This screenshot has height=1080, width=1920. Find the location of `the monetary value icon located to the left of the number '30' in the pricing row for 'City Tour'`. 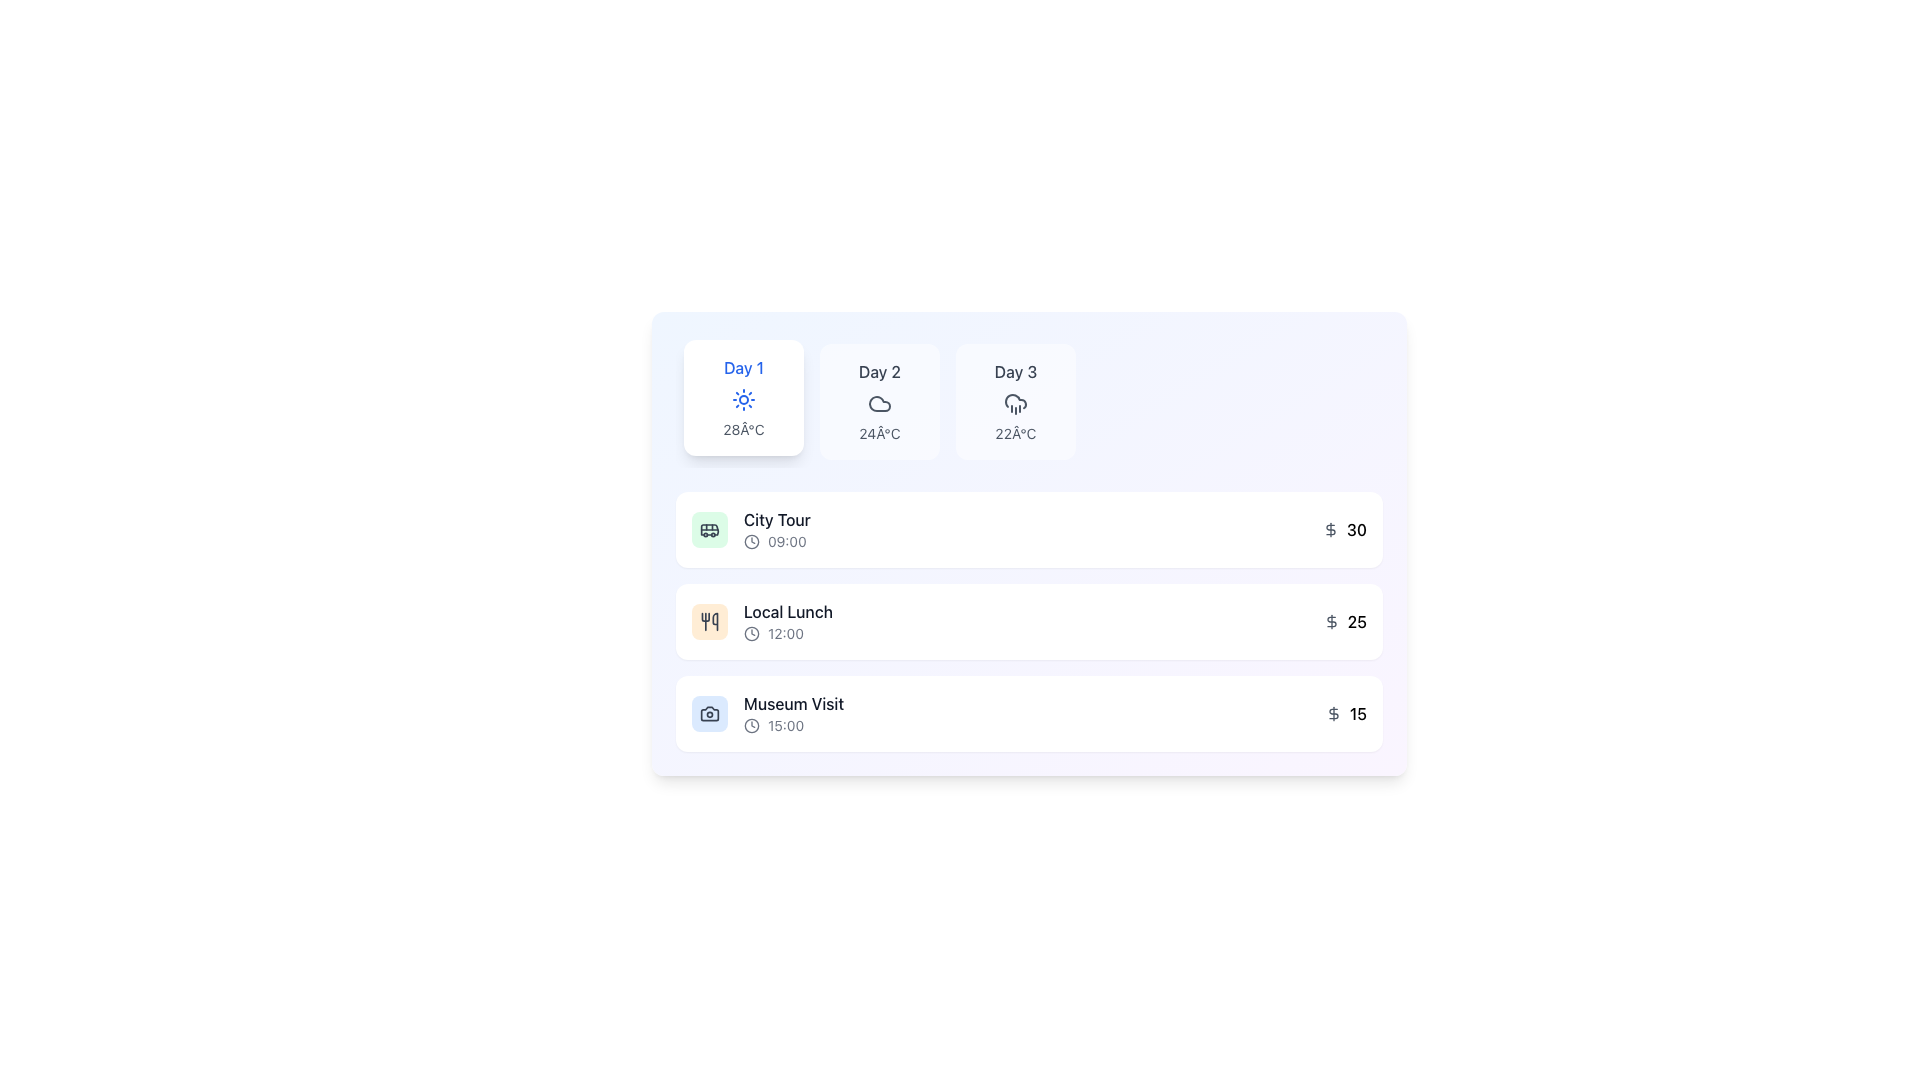

the monetary value icon located to the left of the number '30' in the pricing row for 'City Tour' is located at coordinates (1330, 528).